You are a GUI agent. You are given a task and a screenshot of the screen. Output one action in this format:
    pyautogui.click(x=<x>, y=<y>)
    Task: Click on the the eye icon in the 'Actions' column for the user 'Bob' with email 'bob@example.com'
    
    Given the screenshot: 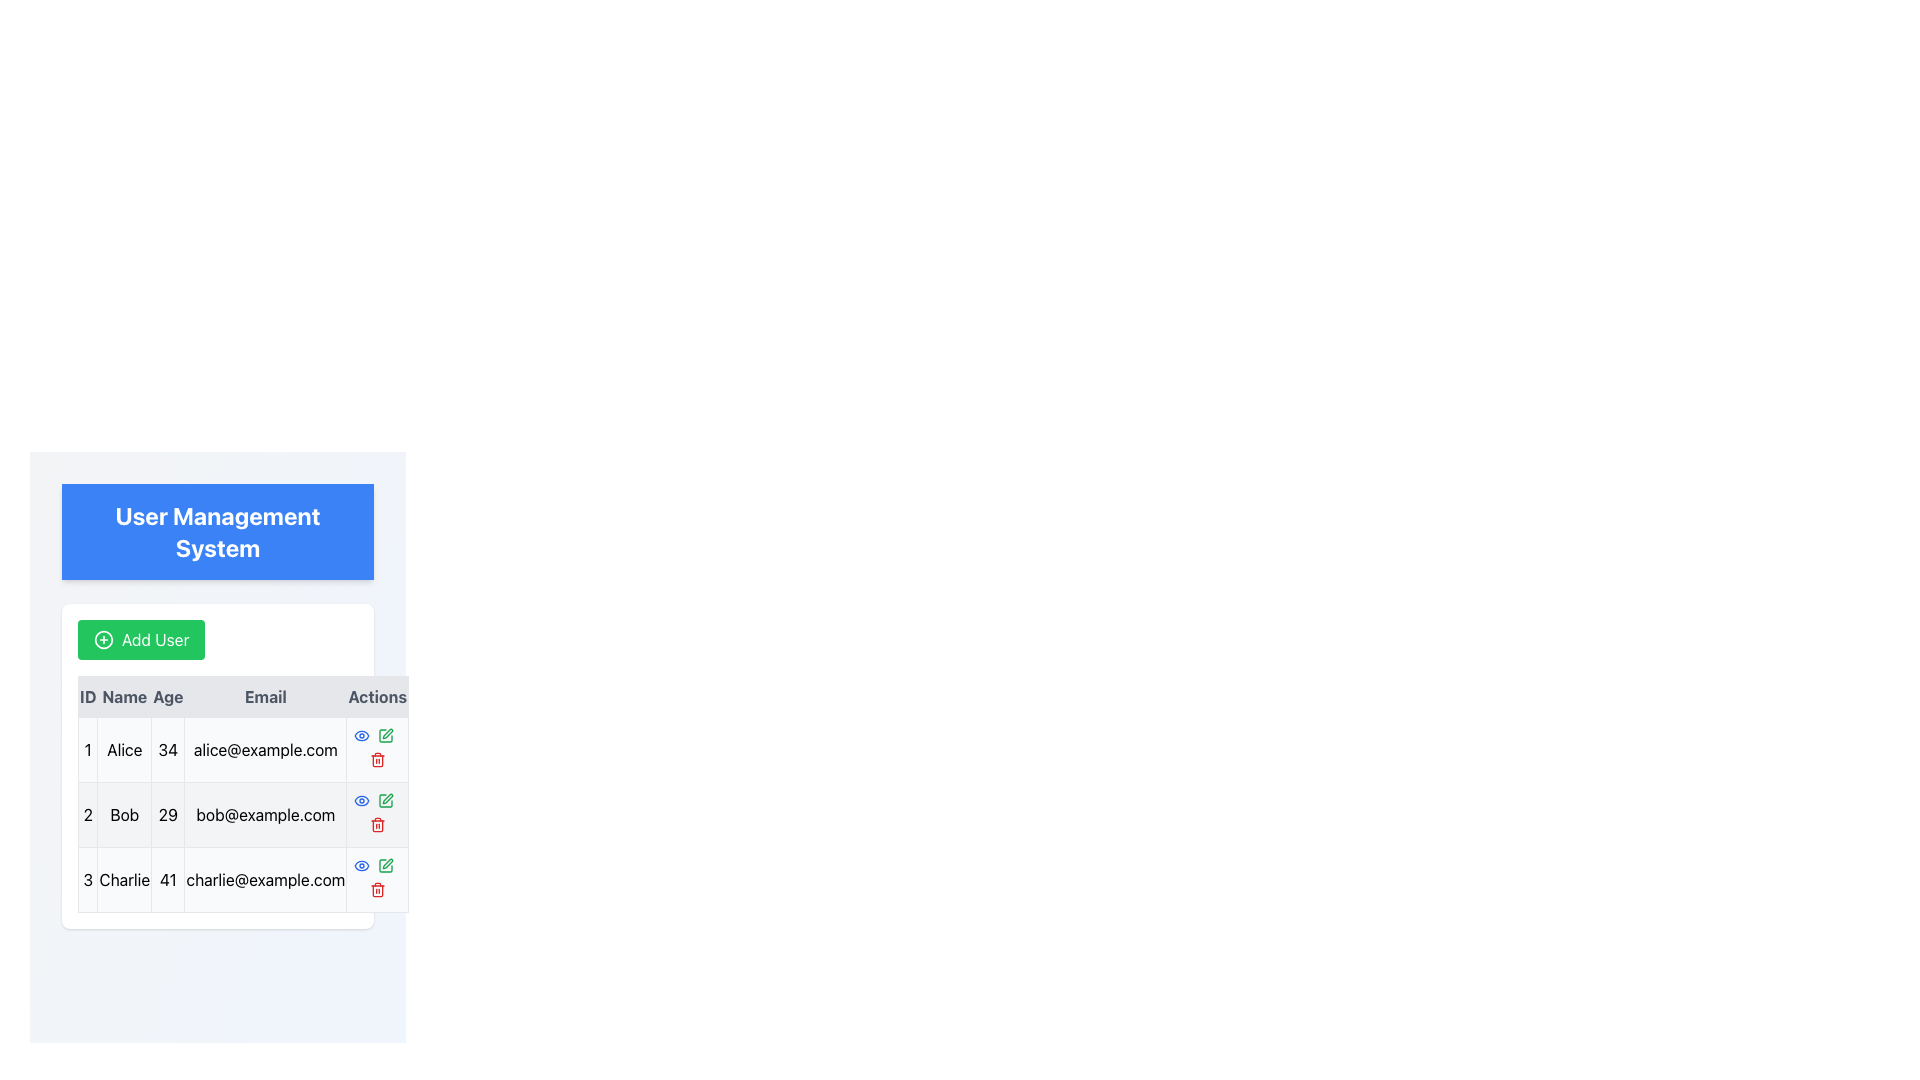 What is the action you would take?
    pyautogui.click(x=361, y=736)
    